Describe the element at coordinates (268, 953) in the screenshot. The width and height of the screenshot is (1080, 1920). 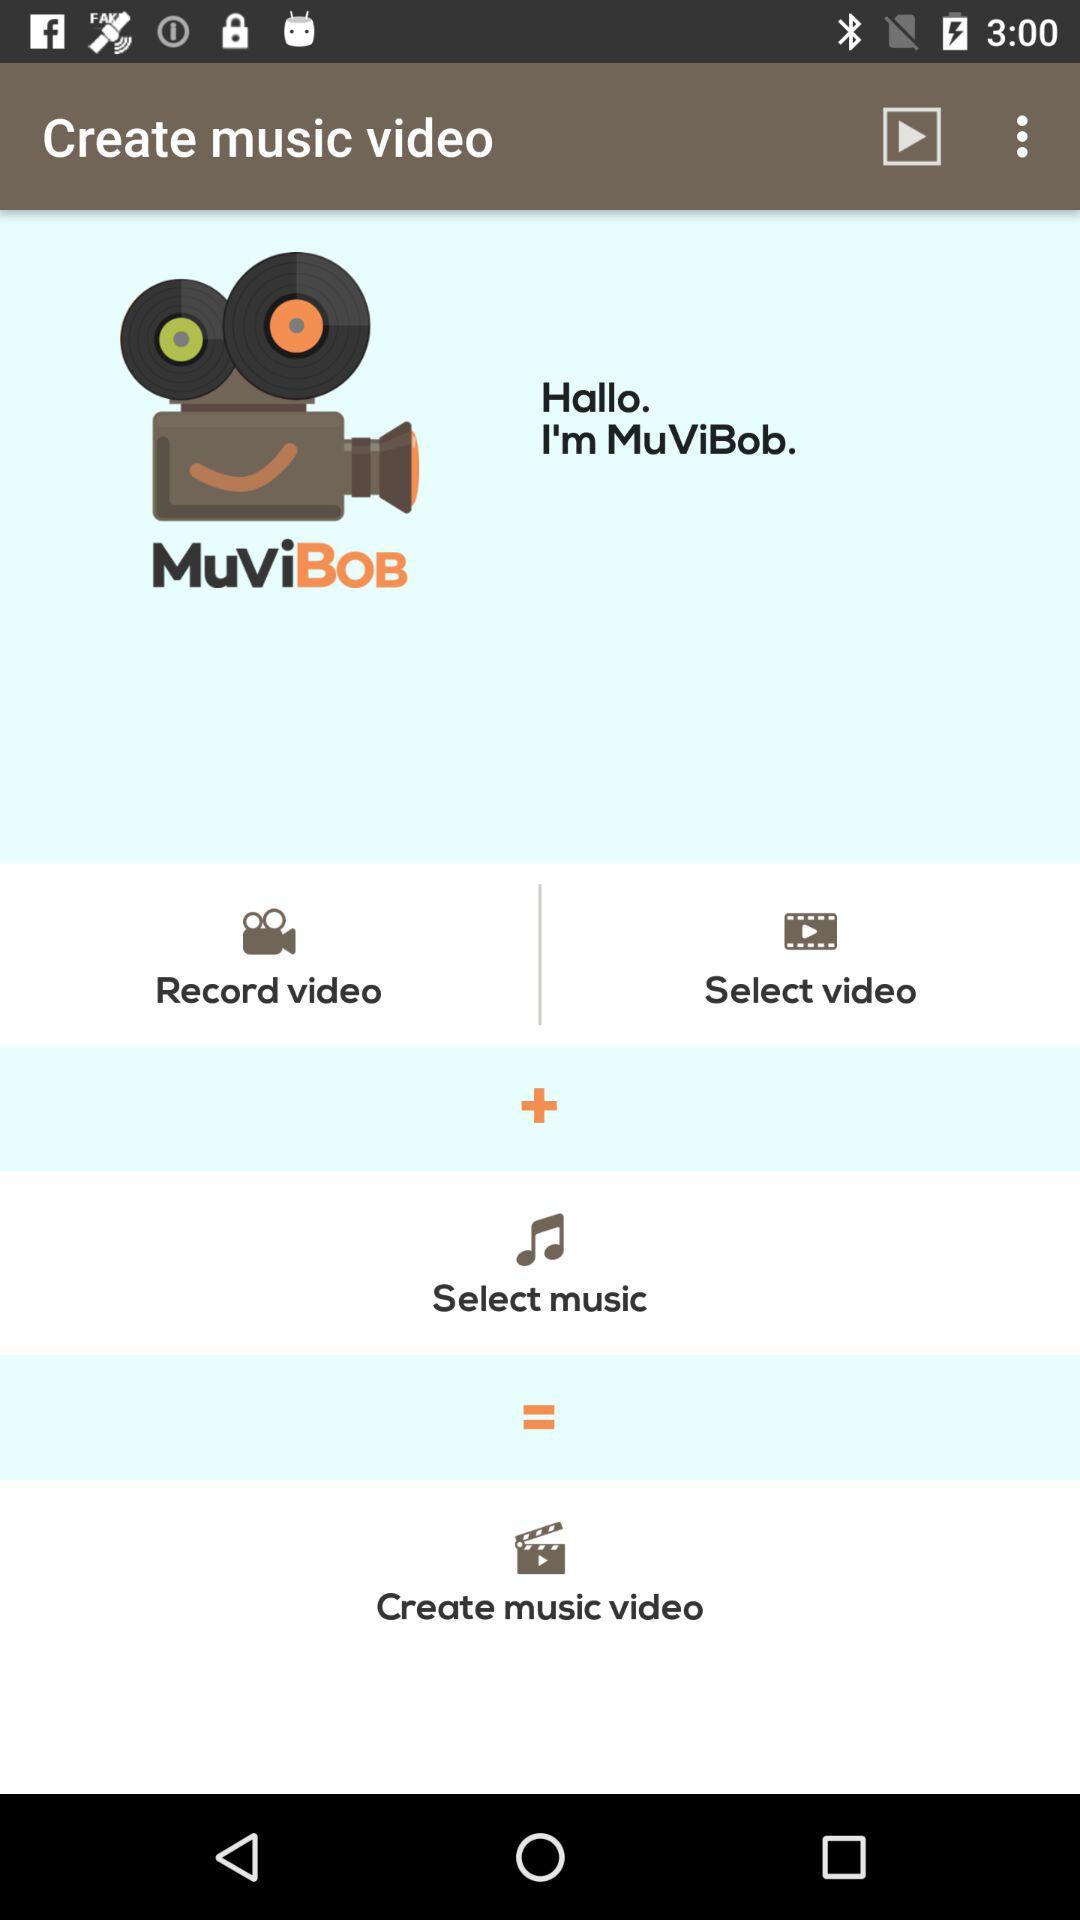
I see `icon next to the select video item` at that location.